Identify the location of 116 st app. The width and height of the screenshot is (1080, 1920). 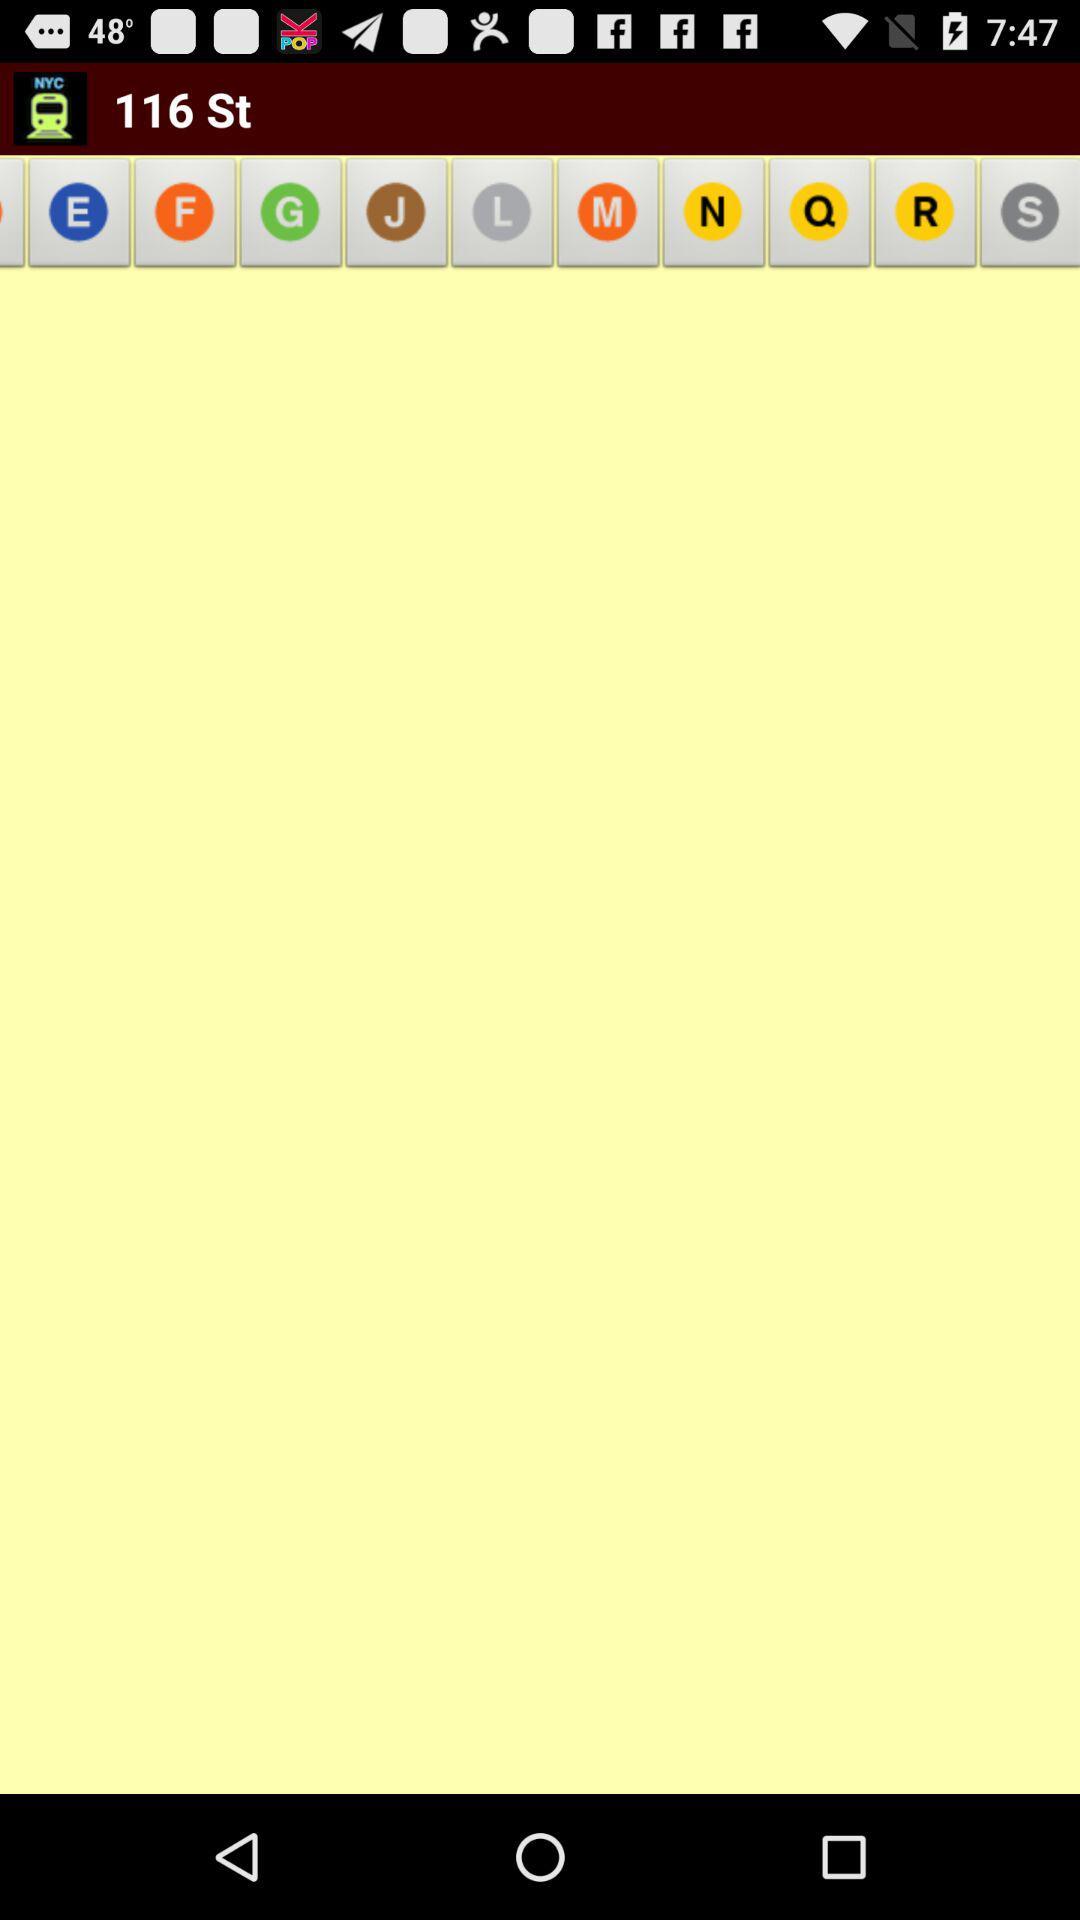
(168, 108).